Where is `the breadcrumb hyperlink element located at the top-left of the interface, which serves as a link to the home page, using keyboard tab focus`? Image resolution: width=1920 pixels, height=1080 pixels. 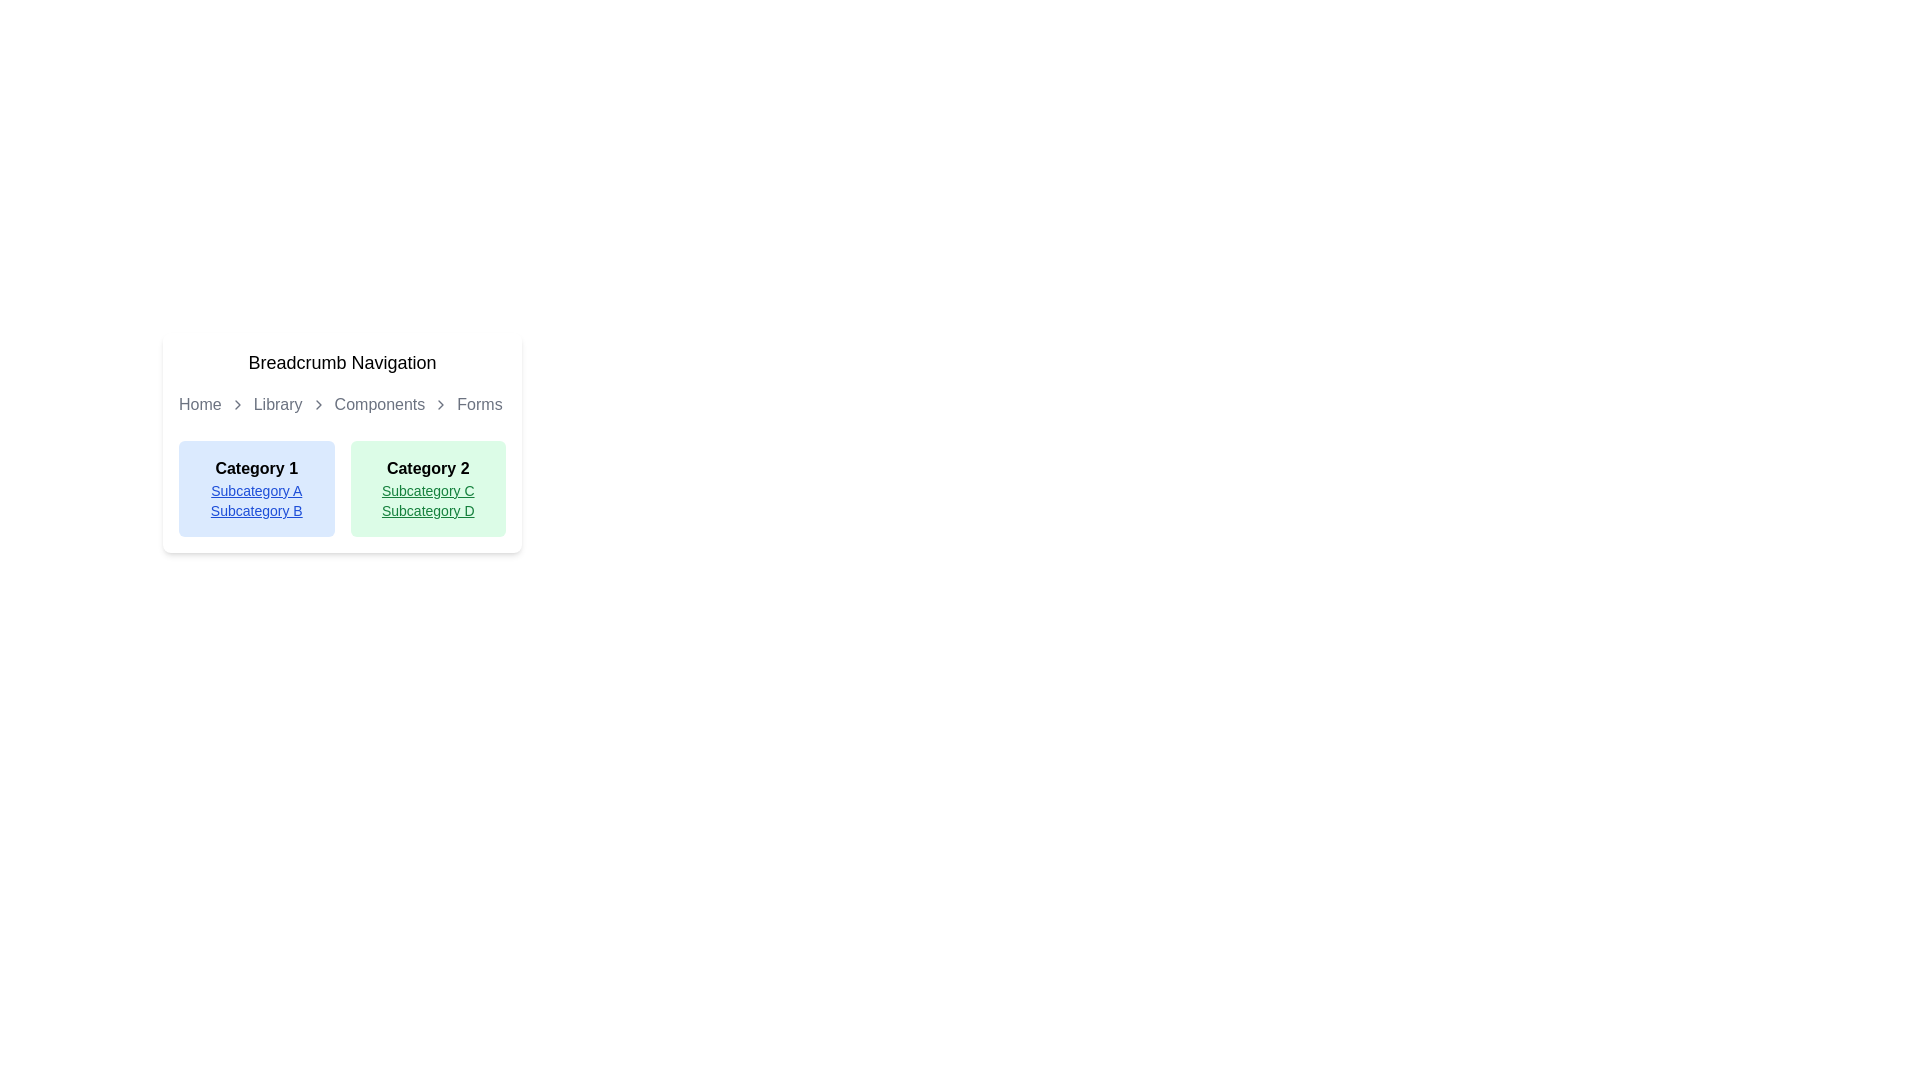 the breadcrumb hyperlink element located at the top-left of the interface, which serves as a link to the home page, using keyboard tab focus is located at coordinates (200, 405).